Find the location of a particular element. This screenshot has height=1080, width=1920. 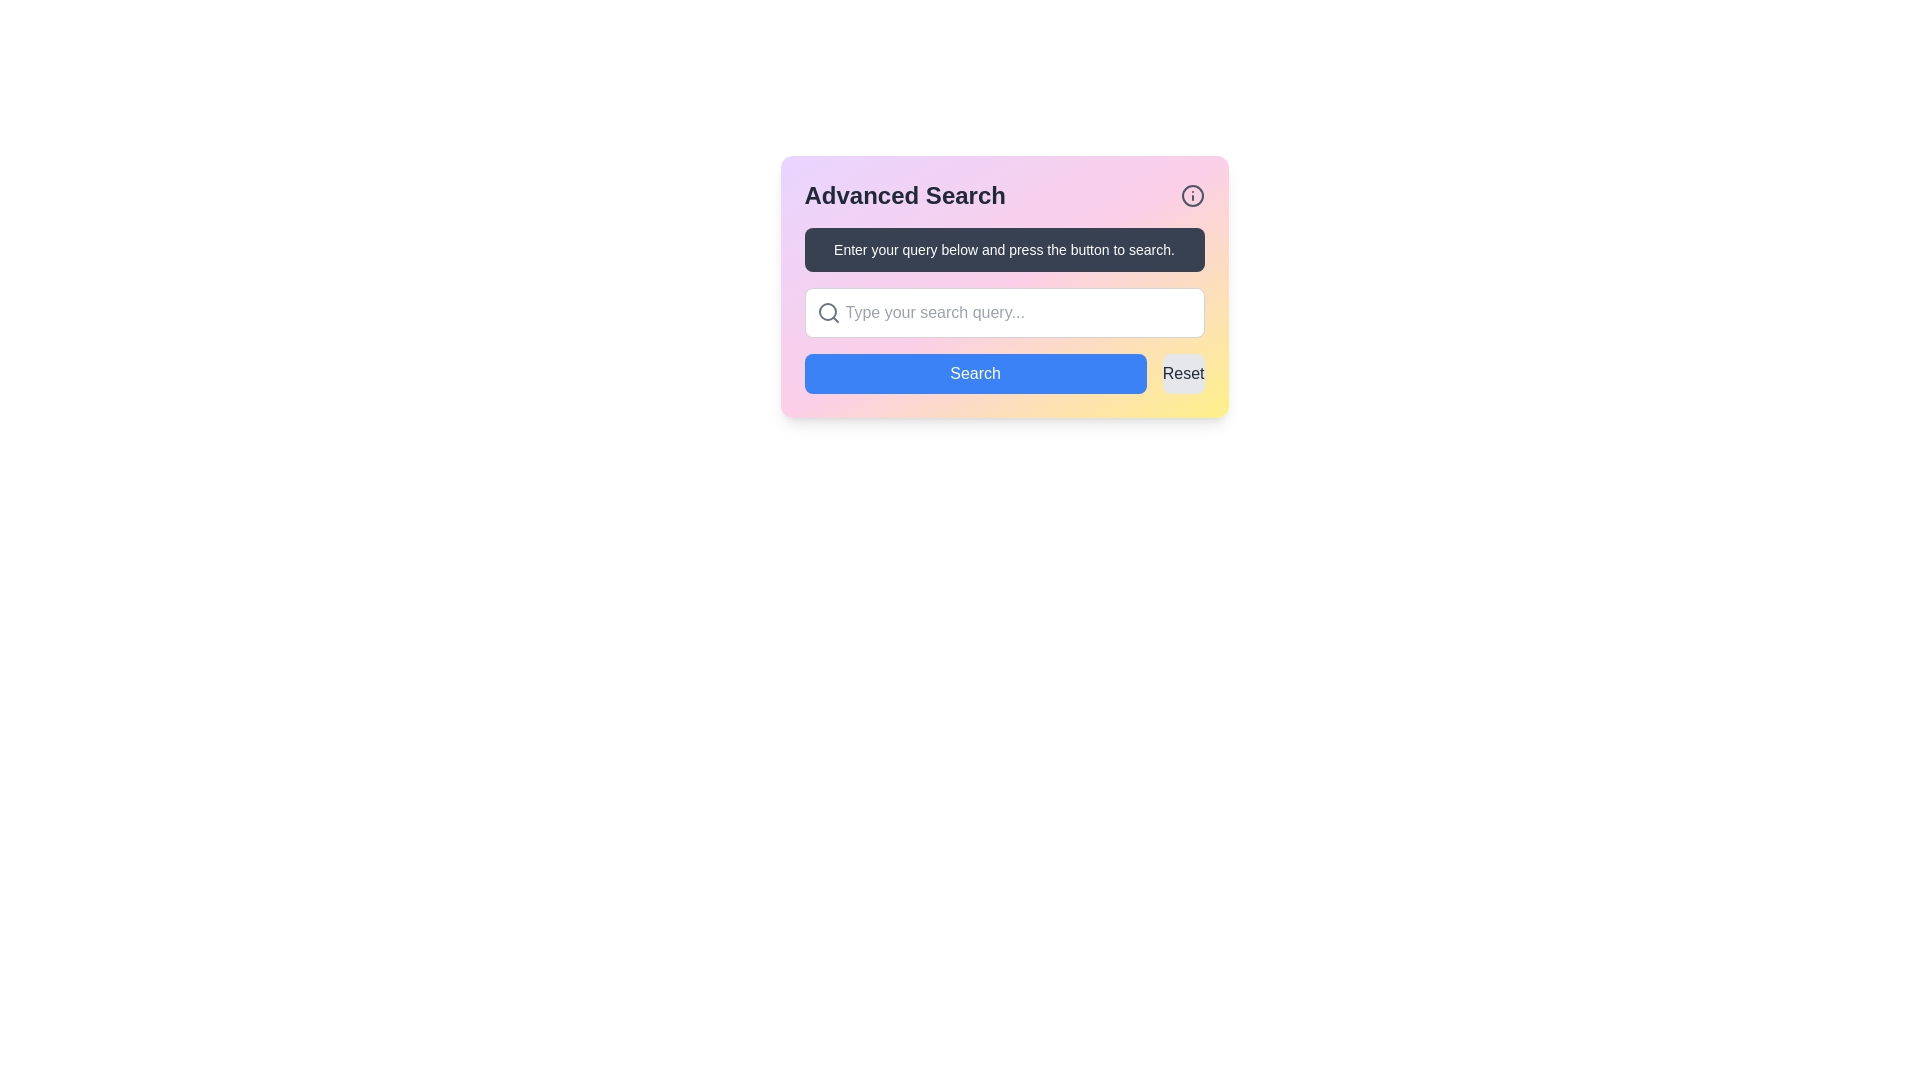

informational text block located within the 'Advanced Search' card, which guides users on how to interact with the search feature is located at coordinates (1004, 249).